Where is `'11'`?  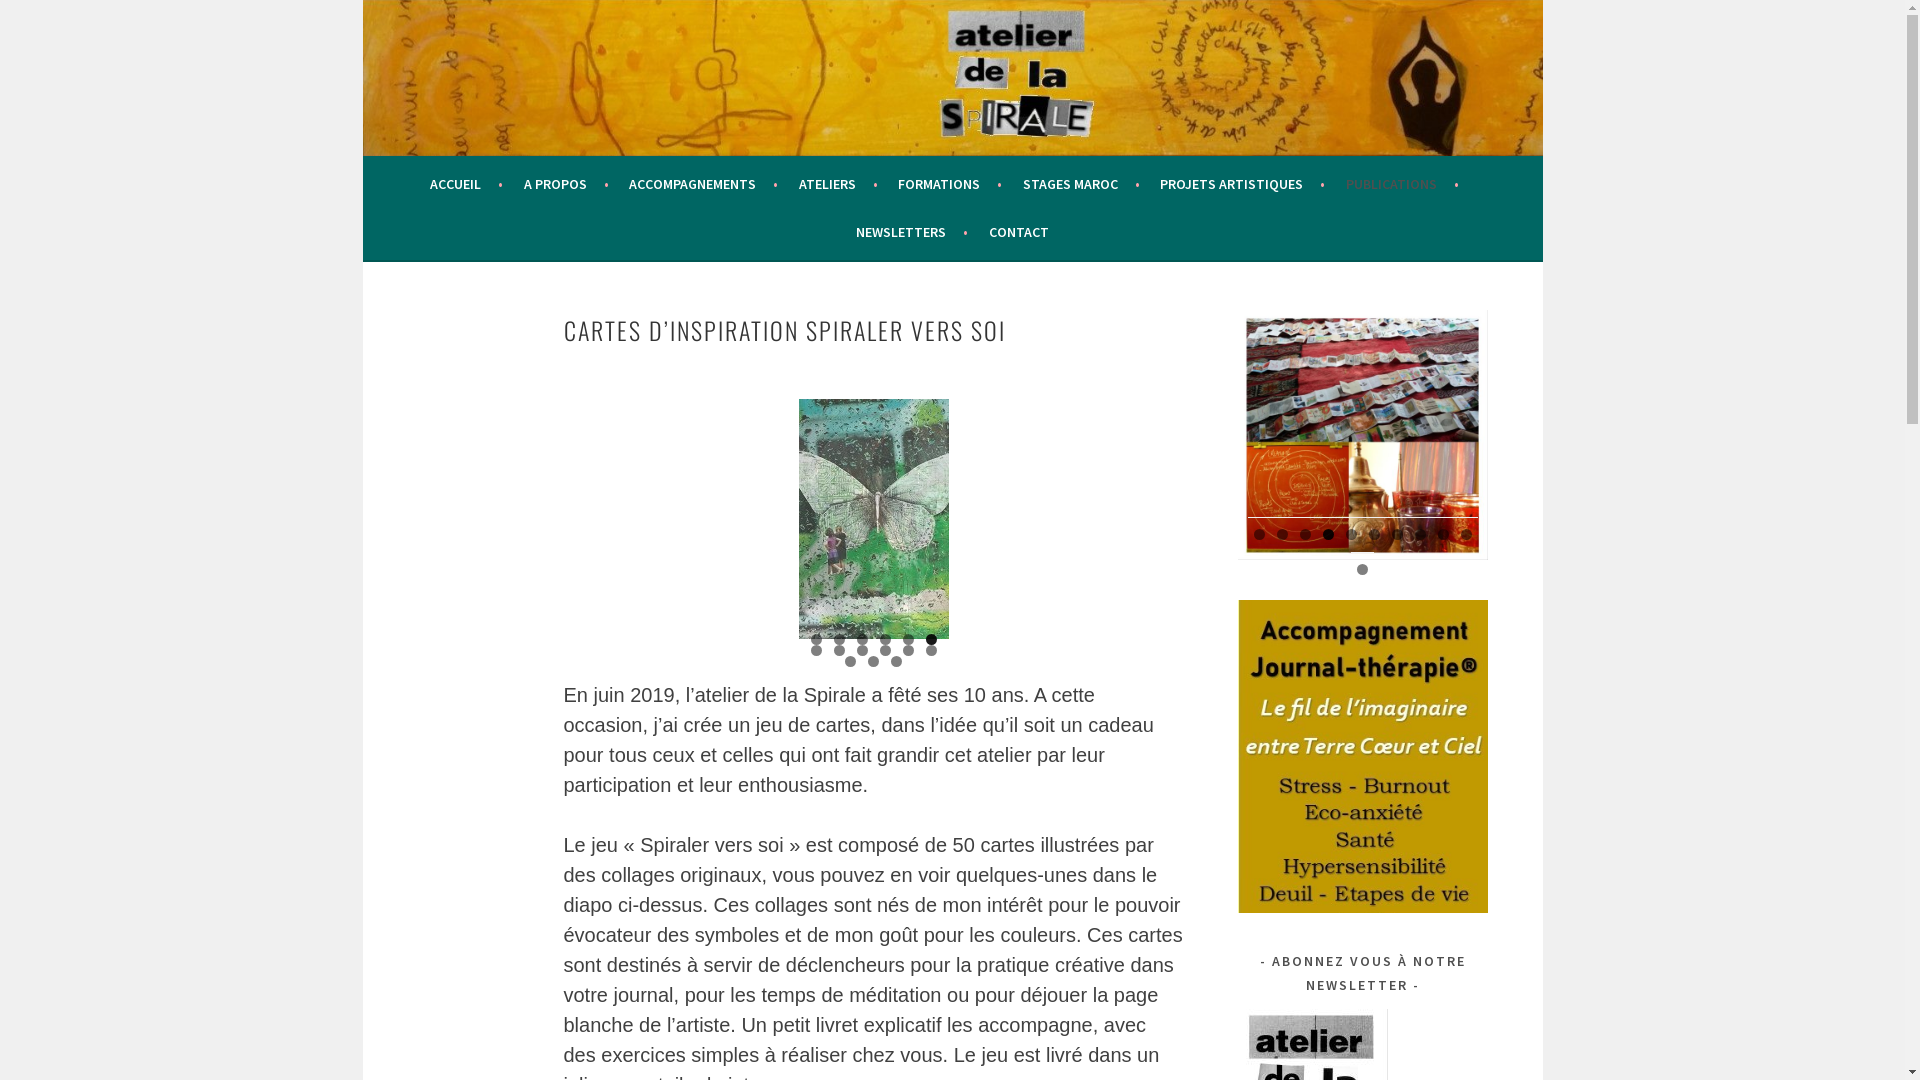 '11' is located at coordinates (906, 650).